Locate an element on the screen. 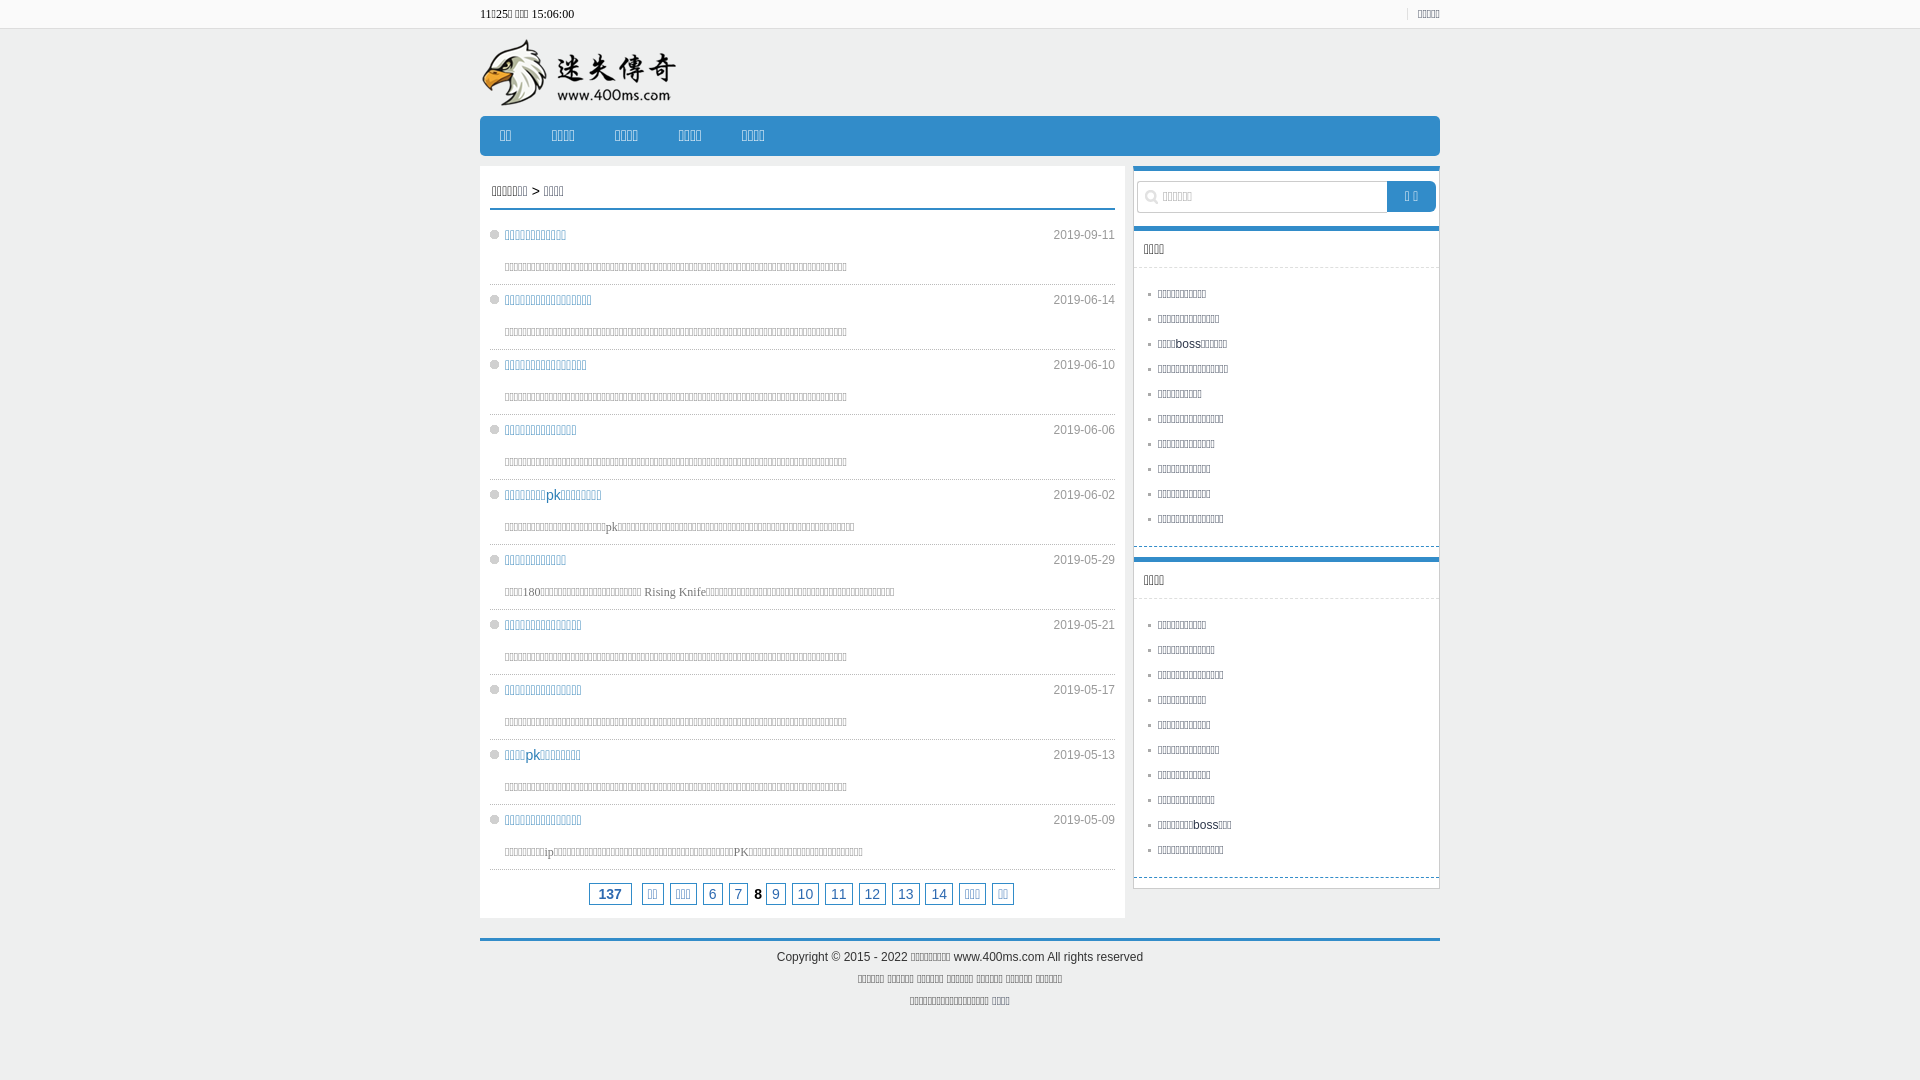 The width and height of the screenshot is (1920, 1080). '14' is located at coordinates (938, 893).